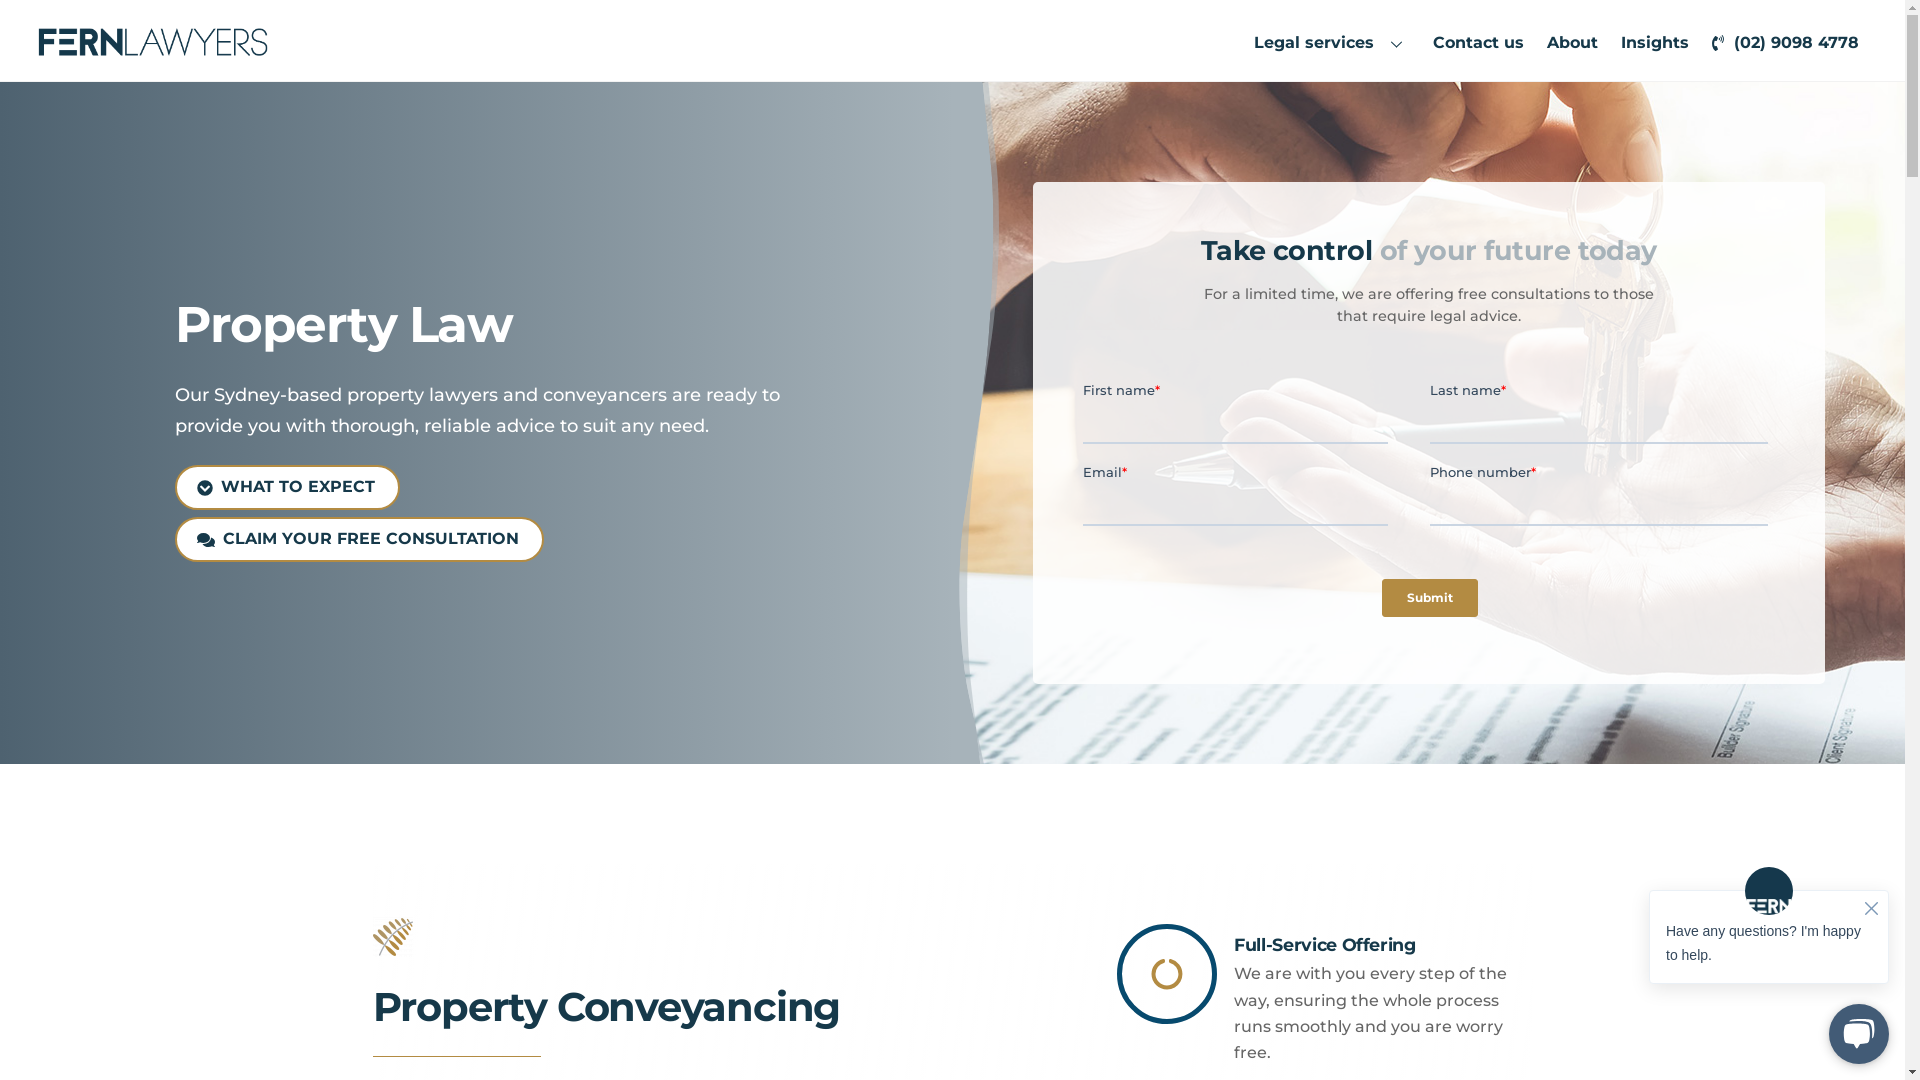  What do you see at coordinates (152, 42) in the screenshot?
I see `'$_FERN_MASTERLOGO_RGB_DEEPSEA'` at bounding box center [152, 42].